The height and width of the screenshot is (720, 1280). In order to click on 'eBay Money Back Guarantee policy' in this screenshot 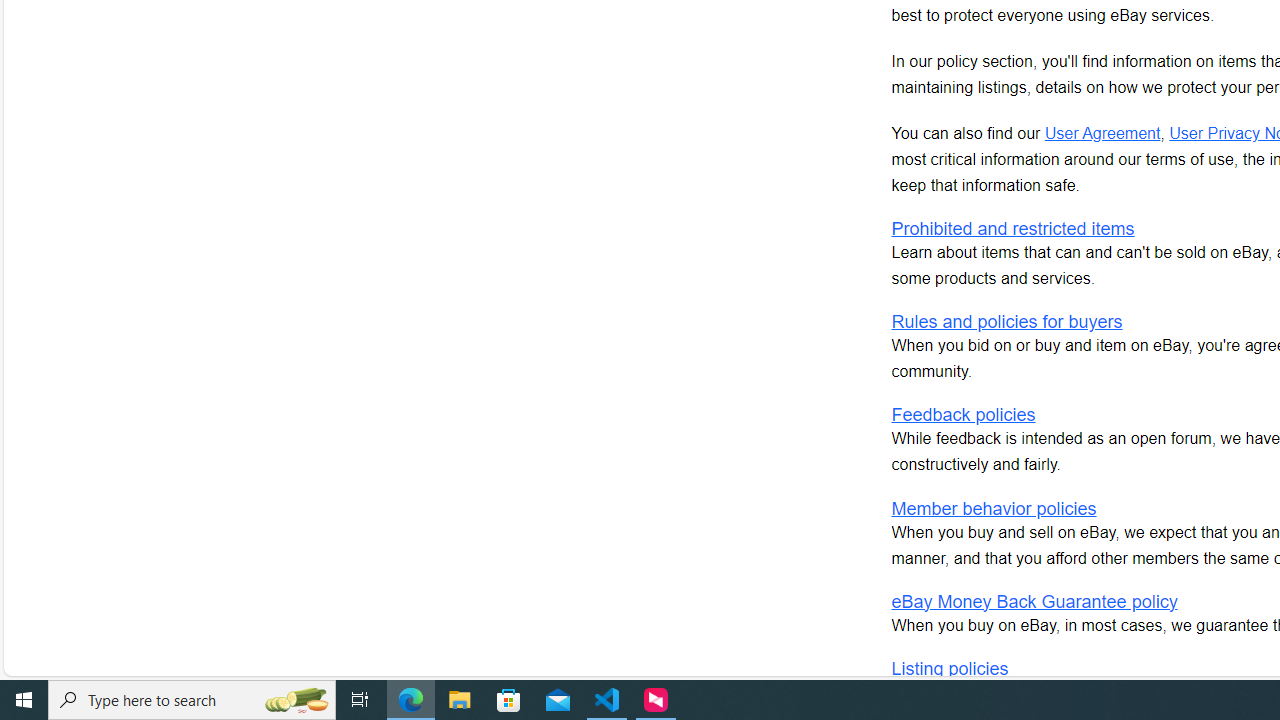, I will do `click(1034, 600)`.